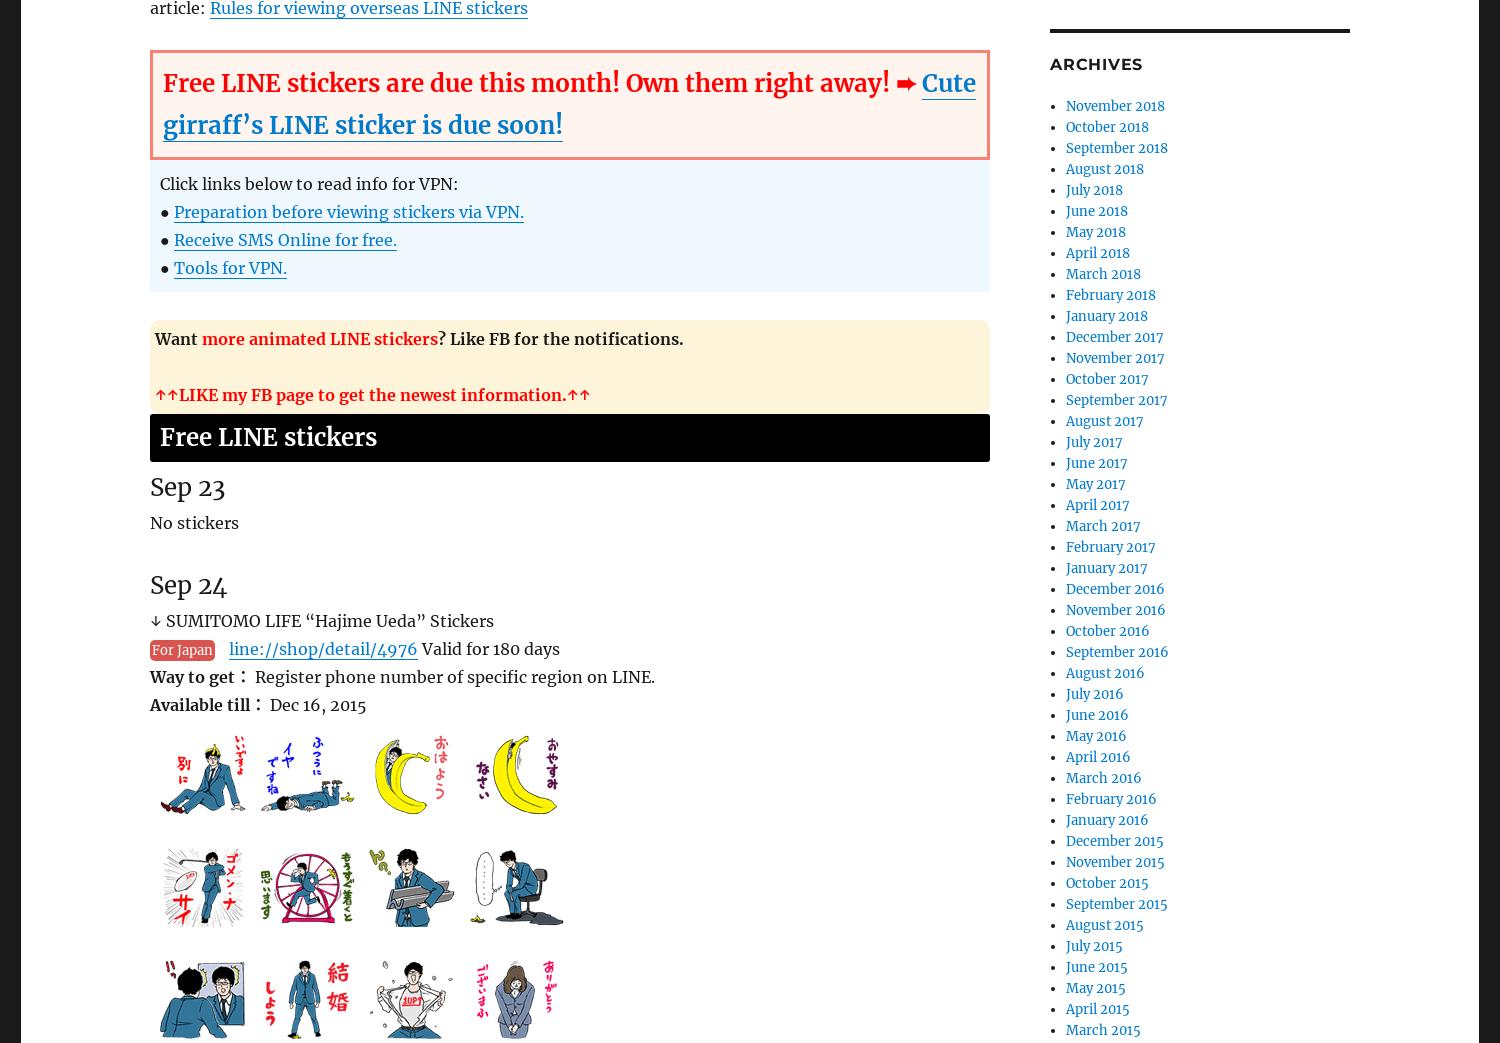 The width and height of the screenshot is (1500, 1043). Describe the element at coordinates (1106, 882) in the screenshot. I see `'October 2015'` at that location.